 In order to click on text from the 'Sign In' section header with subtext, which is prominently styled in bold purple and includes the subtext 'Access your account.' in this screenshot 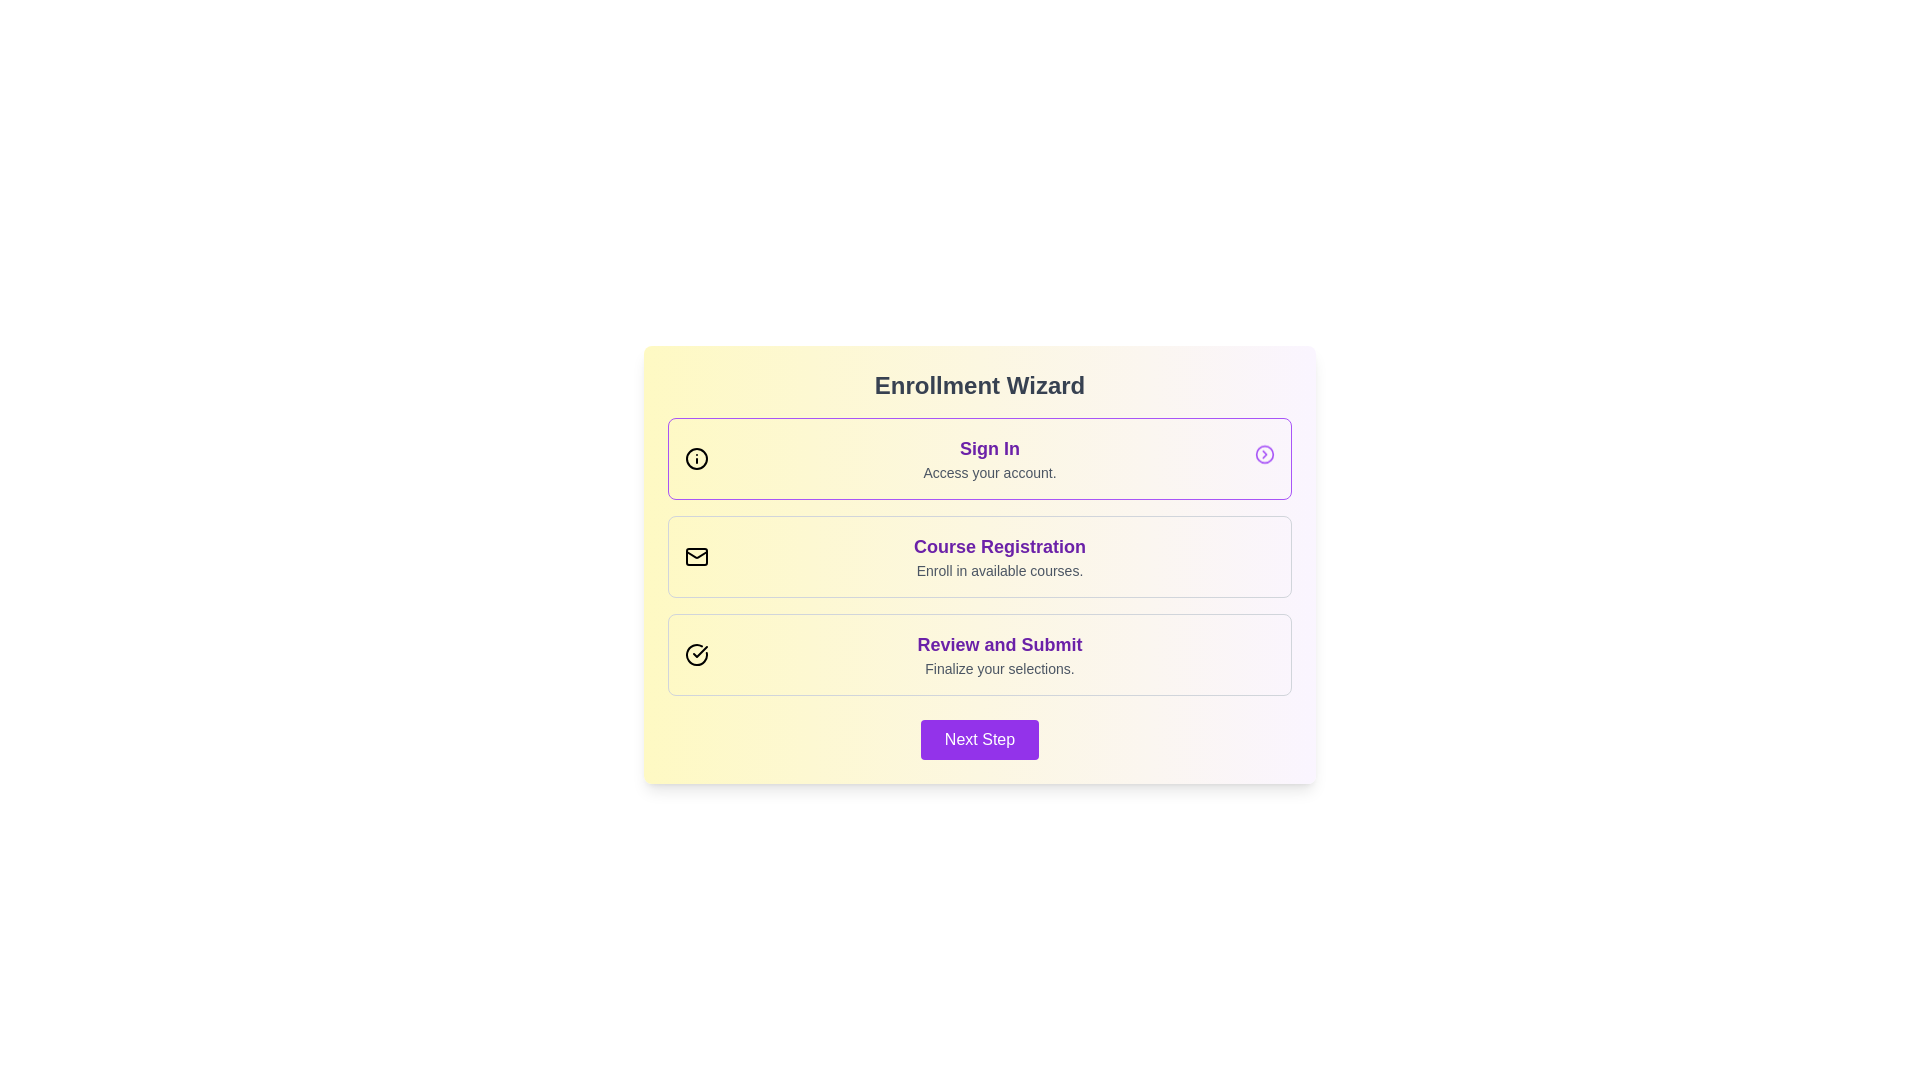, I will do `click(989, 459)`.